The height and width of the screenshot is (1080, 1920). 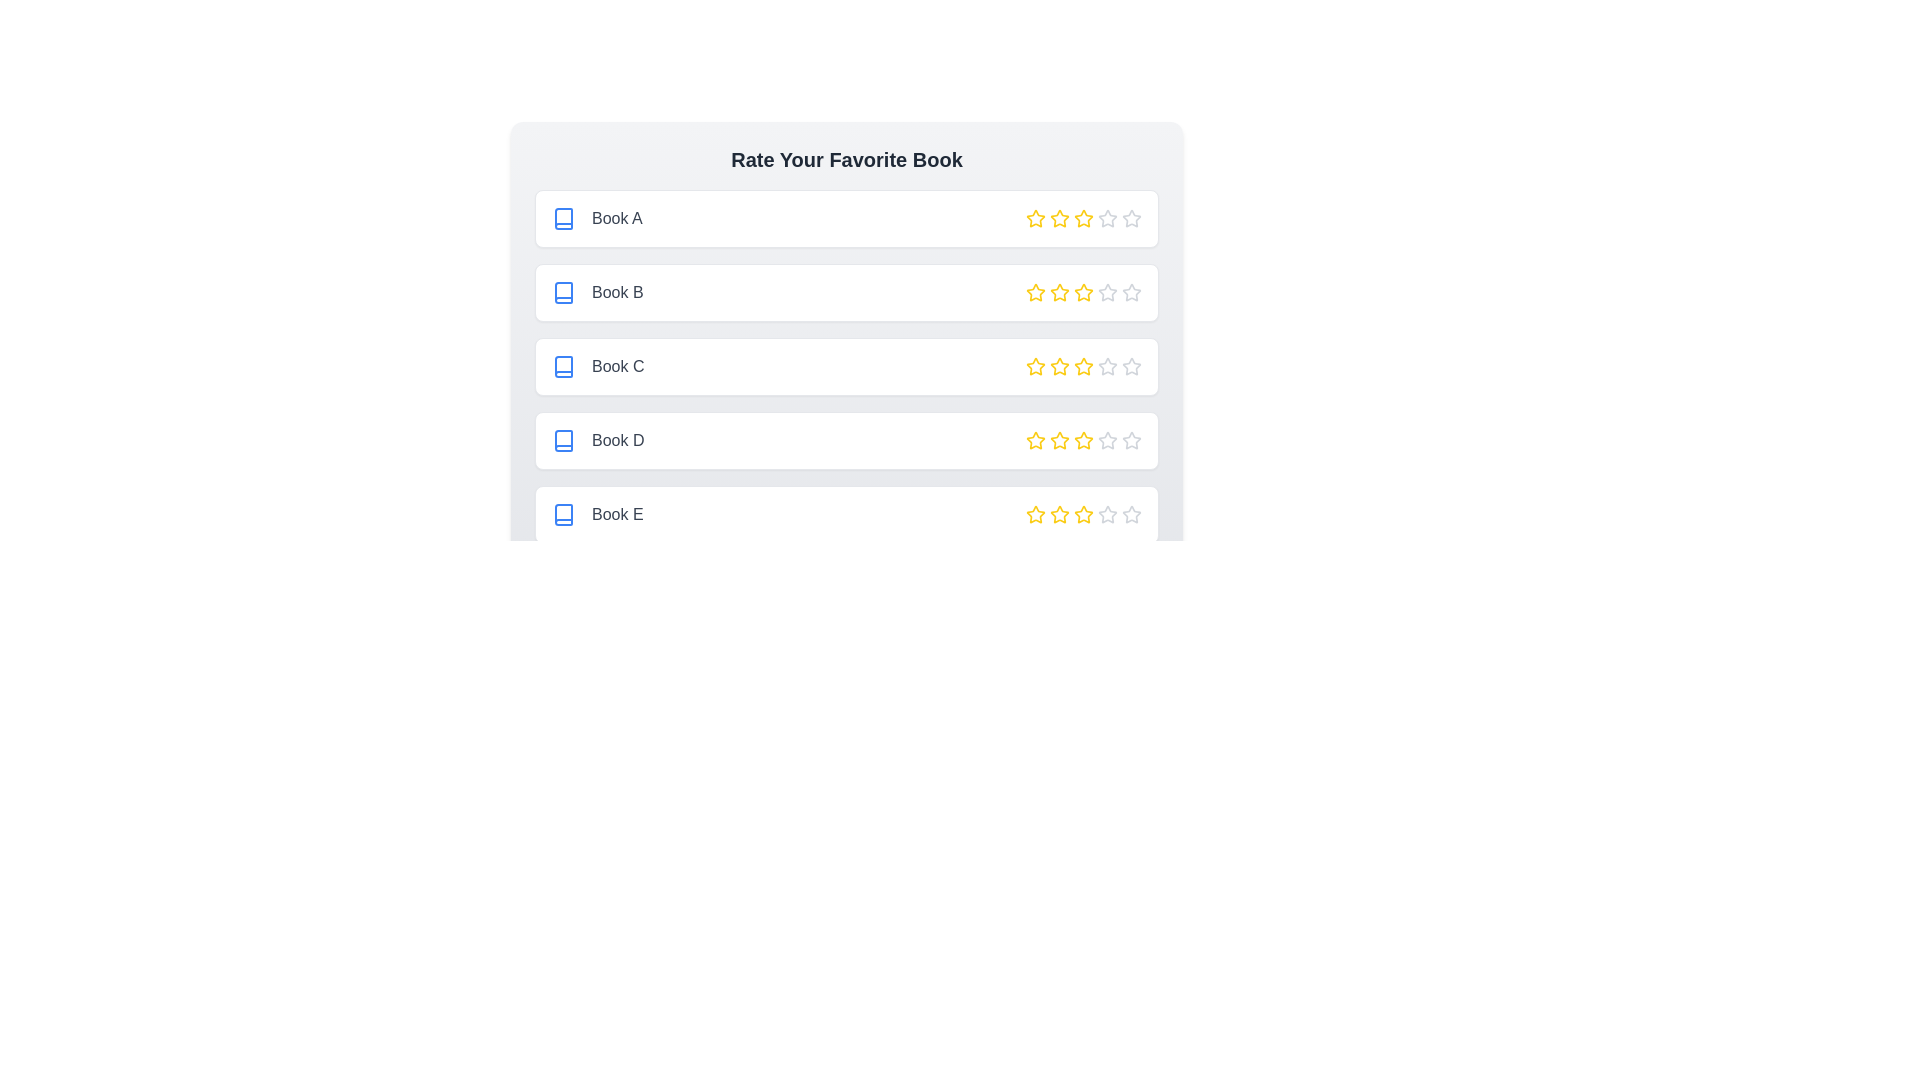 I want to click on the book name Book B to focus or interact with the text, so click(x=595, y=293).